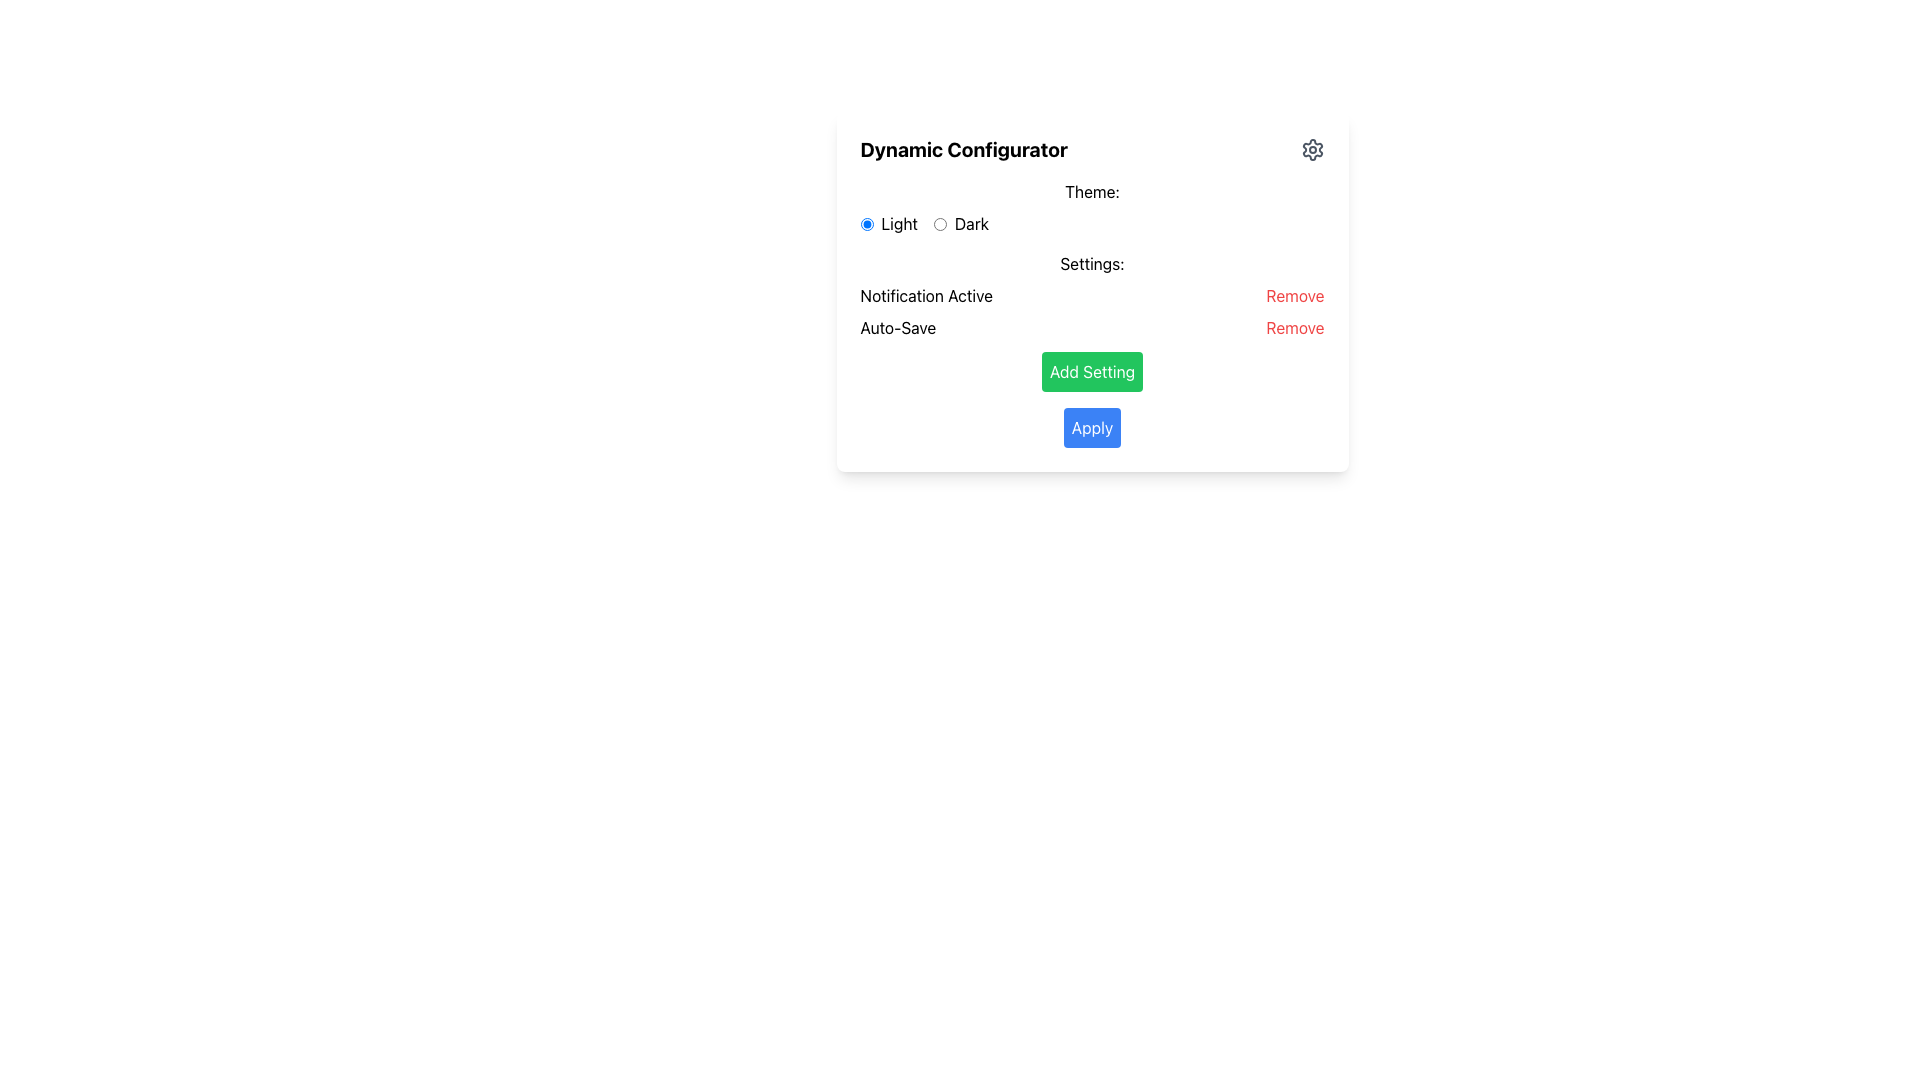 Image resolution: width=1920 pixels, height=1080 pixels. I want to click on the radio button, so click(939, 223).